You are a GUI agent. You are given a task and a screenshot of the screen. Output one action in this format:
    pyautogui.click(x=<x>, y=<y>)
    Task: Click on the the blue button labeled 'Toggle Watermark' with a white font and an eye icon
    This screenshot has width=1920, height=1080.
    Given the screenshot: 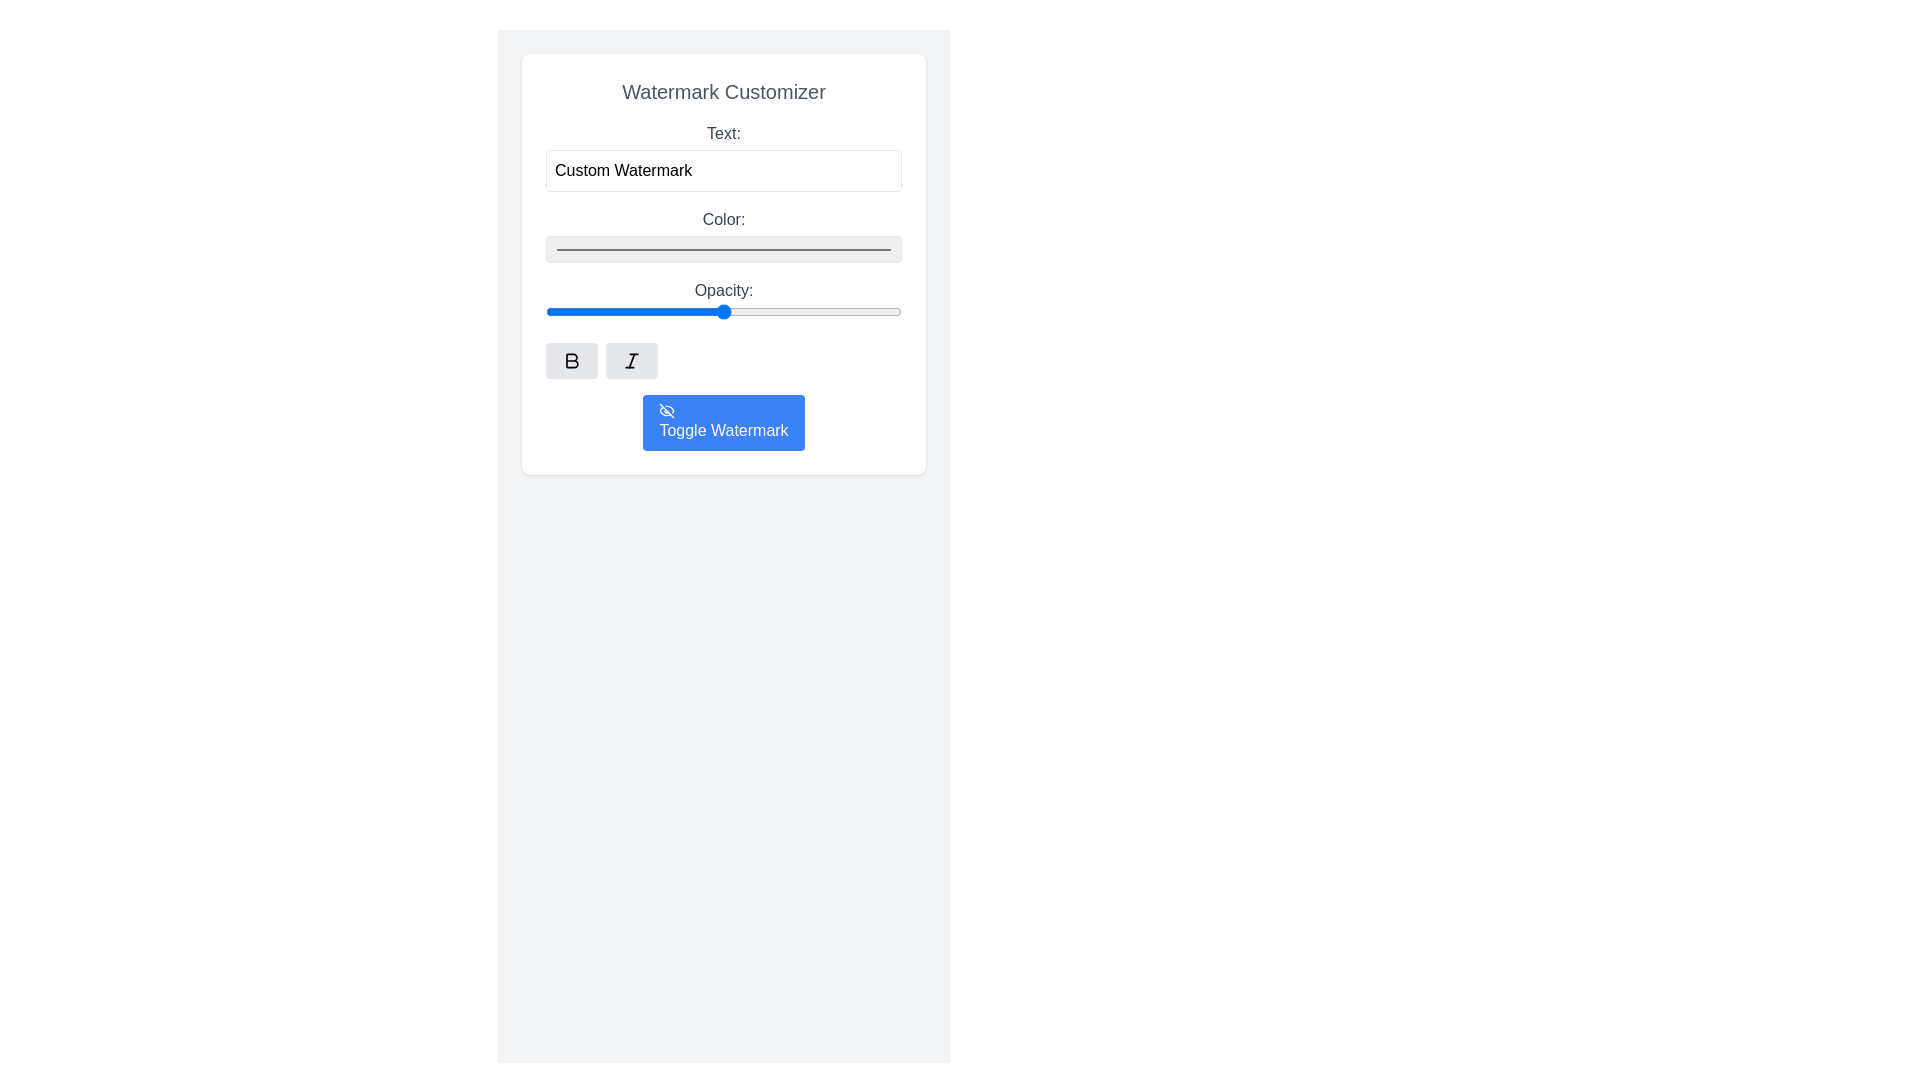 What is the action you would take?
    pyautogui.click(x=723, y=422)
    